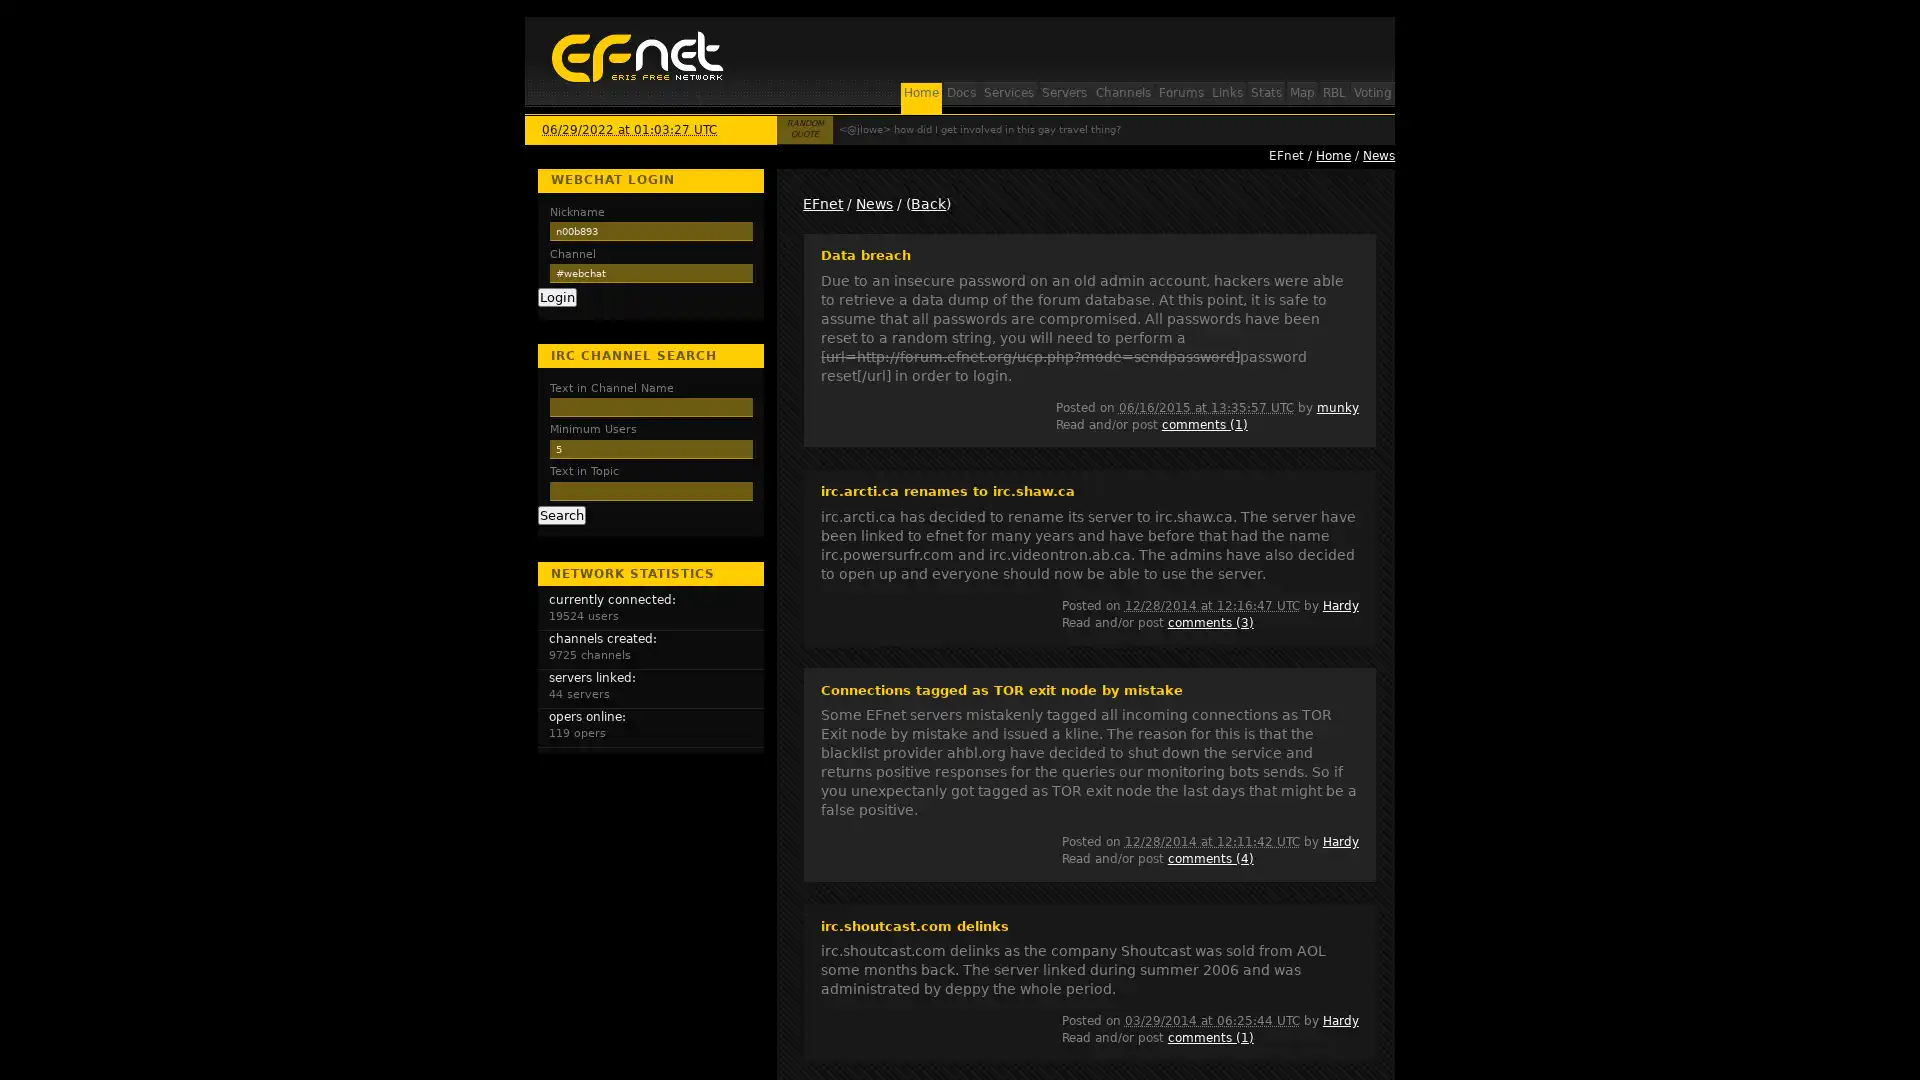 The height and width of the screenshot is (1080, 1920). I want to click on Login, so click(556, 297).